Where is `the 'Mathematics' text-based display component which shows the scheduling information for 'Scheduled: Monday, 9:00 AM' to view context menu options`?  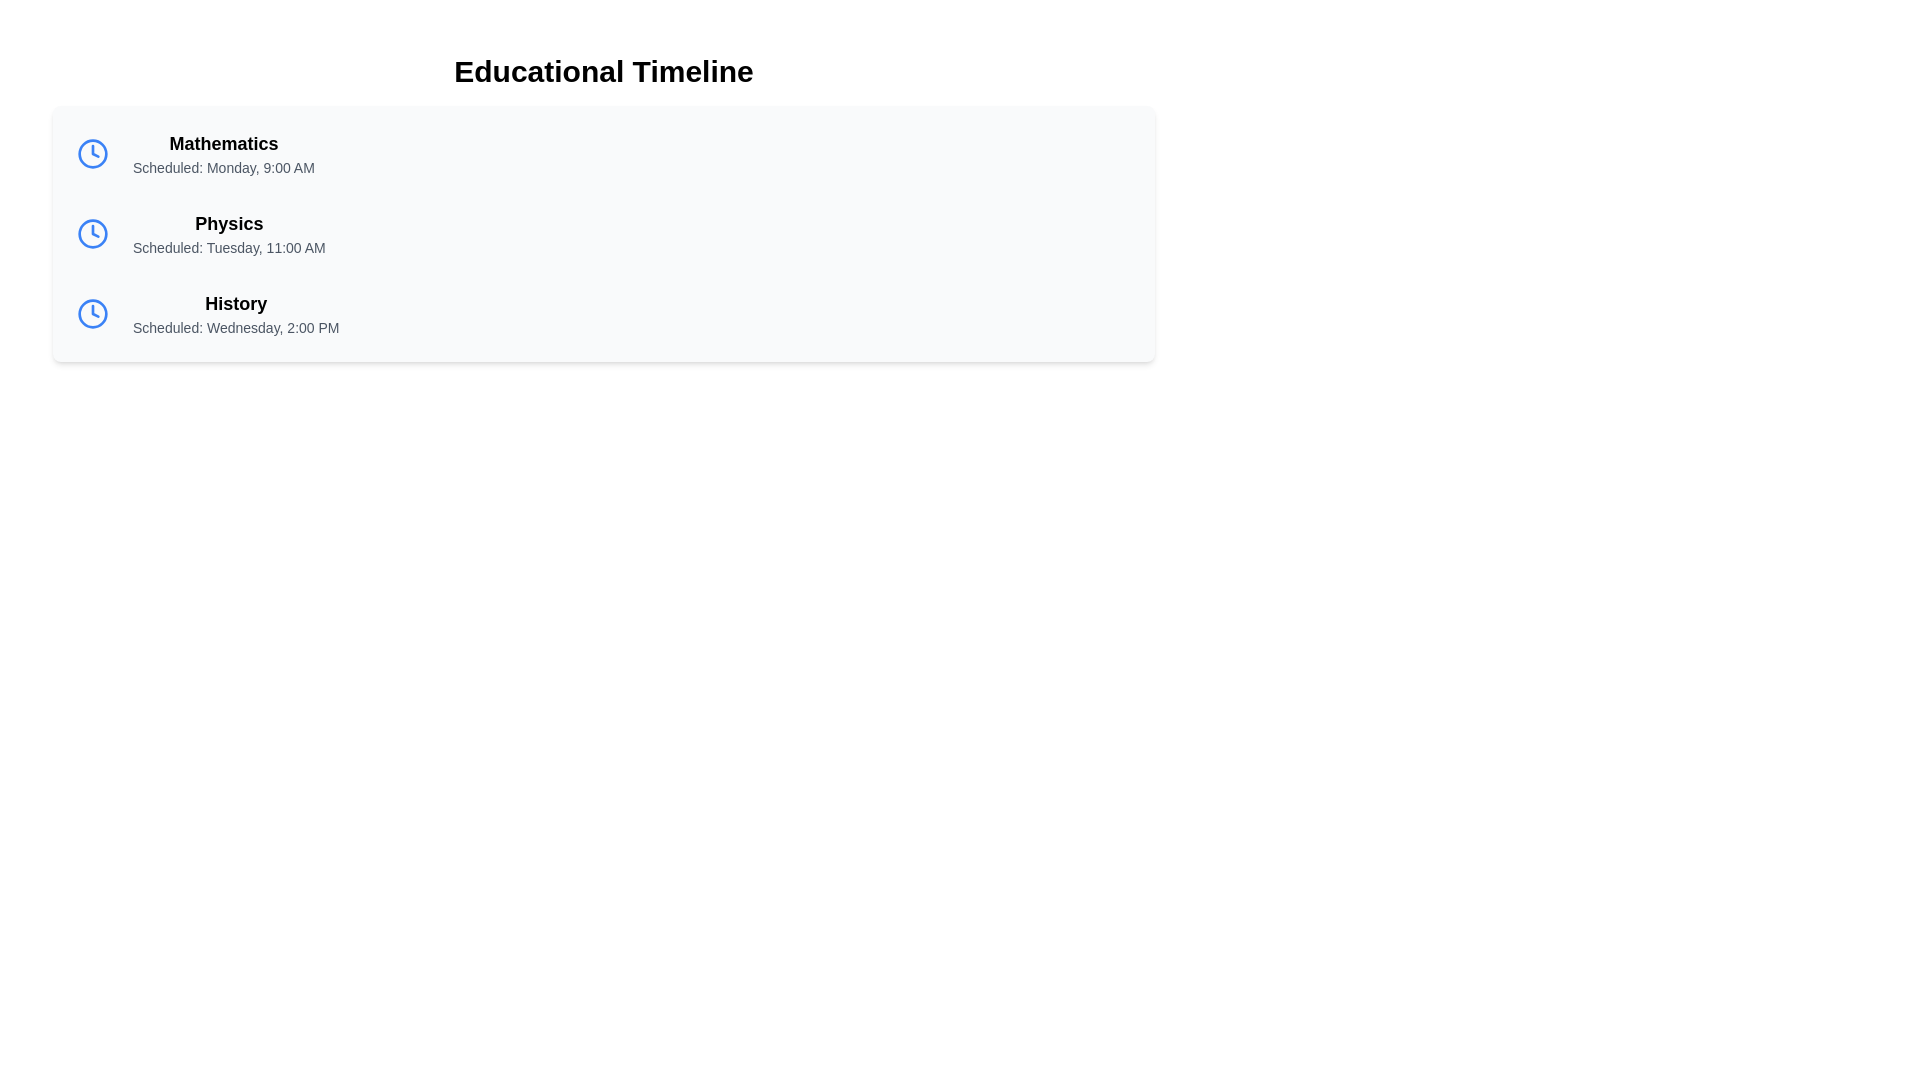 the 'Mathematics' text-based display component which shows the scheduling information for 'Scheduled: Monday, 9:00 AM' to view context menu options is located at coordinates (223, 153).